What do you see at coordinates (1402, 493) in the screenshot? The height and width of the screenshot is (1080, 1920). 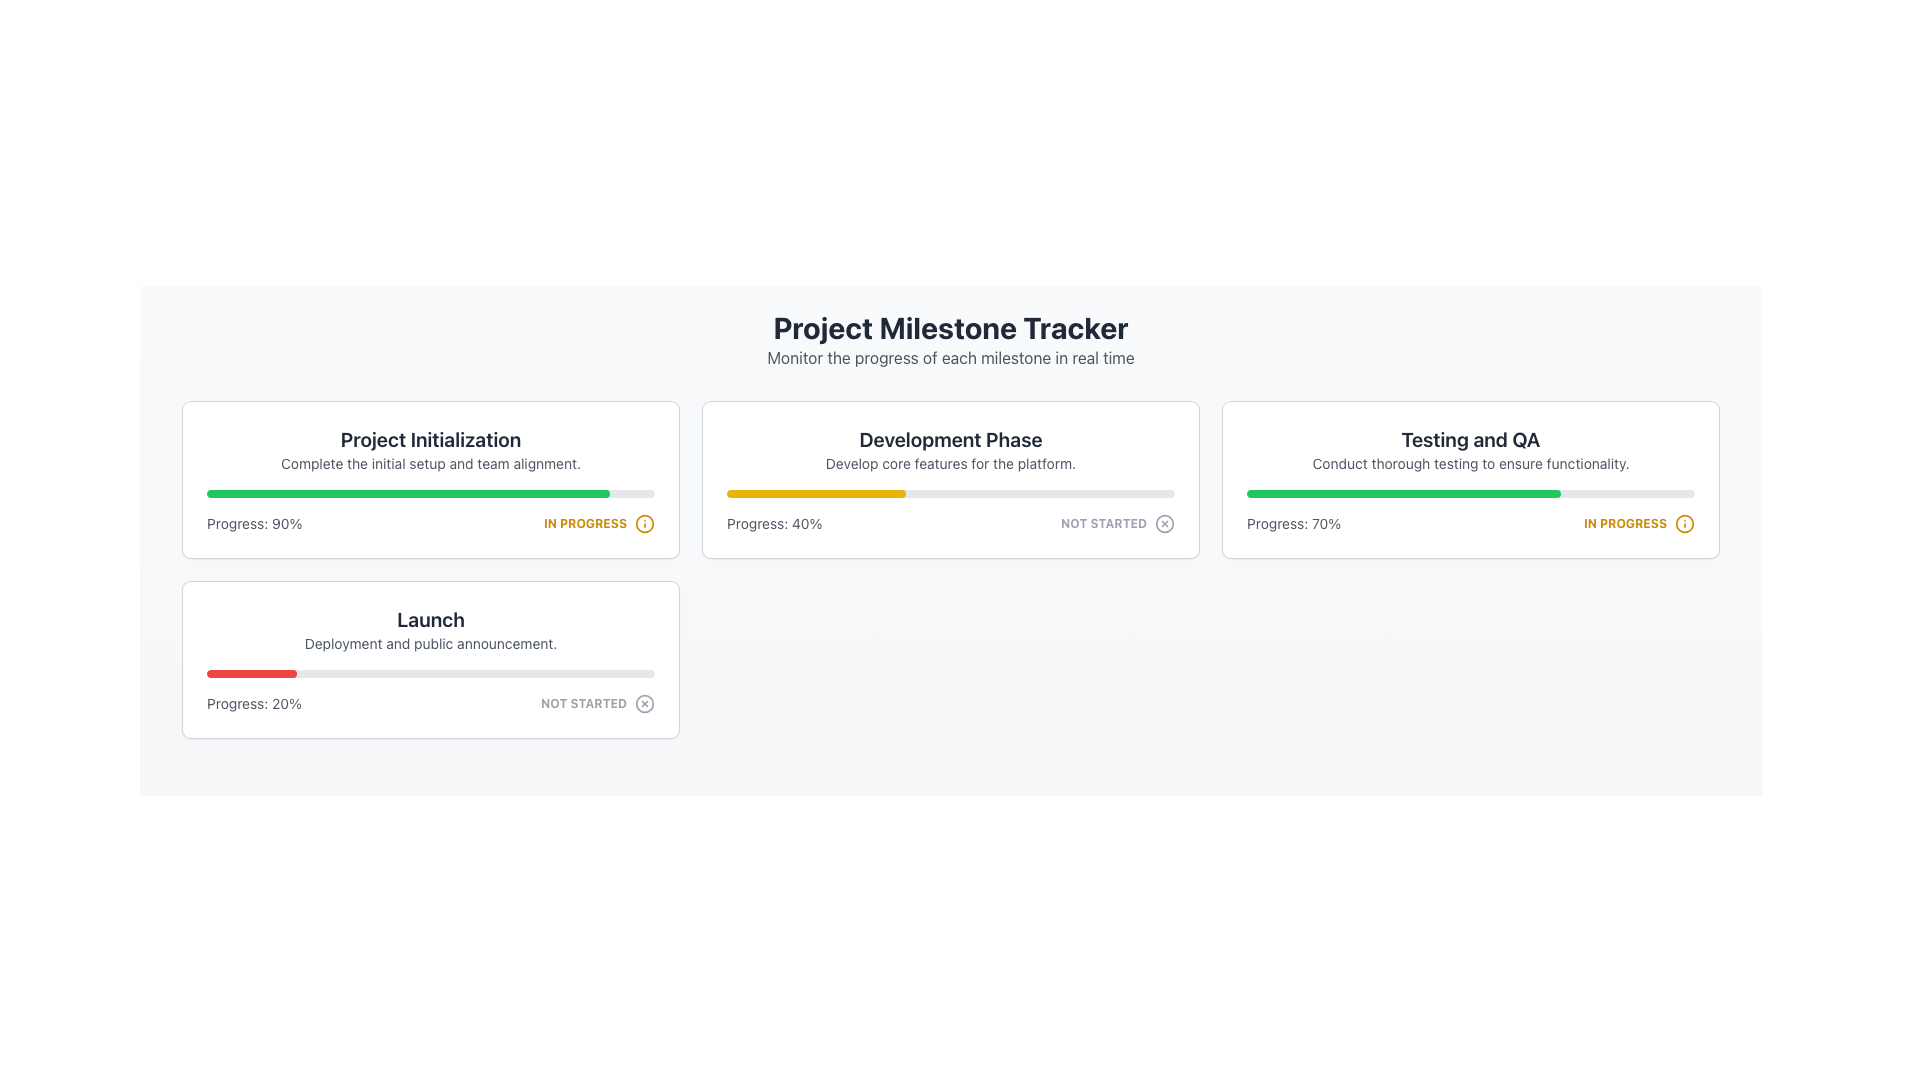 I see `the green progress bar in the 'Testing and QA' section, which indicates 70% completion` at bounding box center [1402, 493].